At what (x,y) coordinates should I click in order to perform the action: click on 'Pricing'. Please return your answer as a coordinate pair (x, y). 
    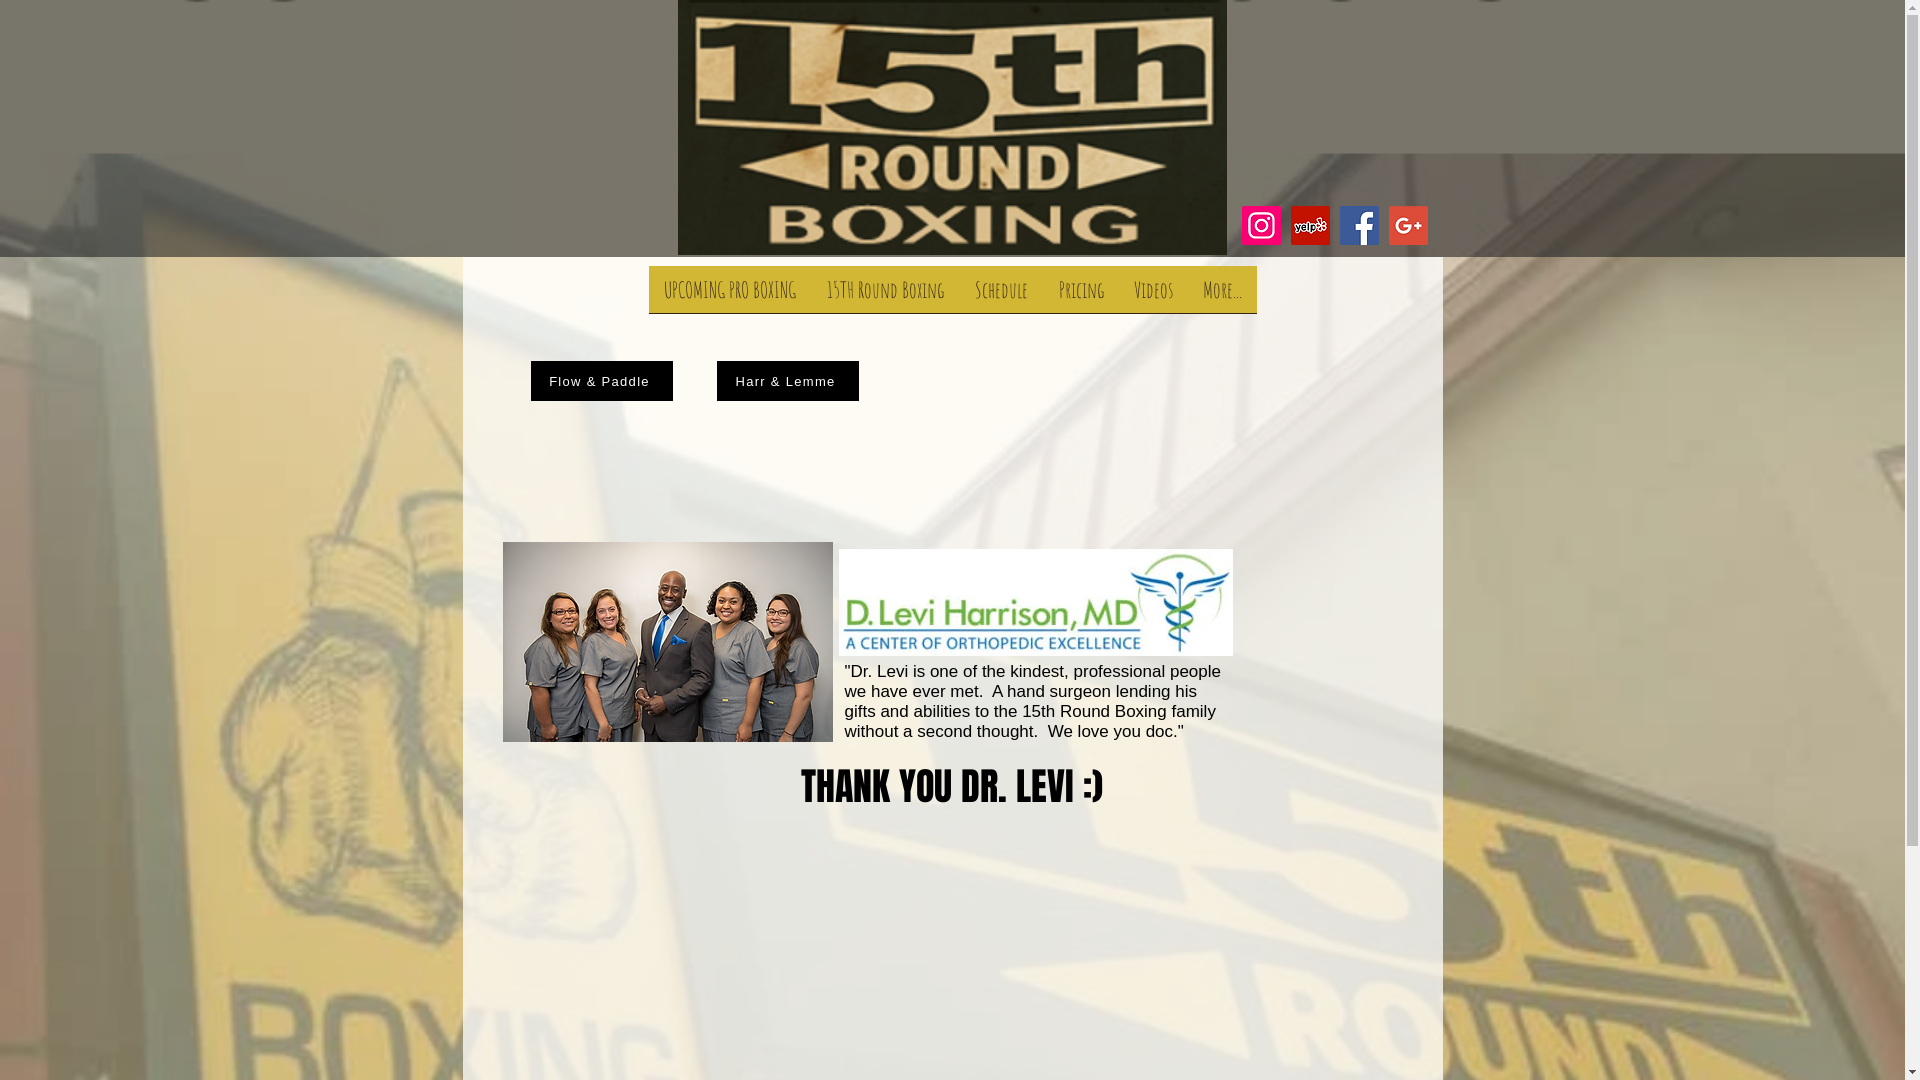
    Looking at the image, I should click on (1080, 296).